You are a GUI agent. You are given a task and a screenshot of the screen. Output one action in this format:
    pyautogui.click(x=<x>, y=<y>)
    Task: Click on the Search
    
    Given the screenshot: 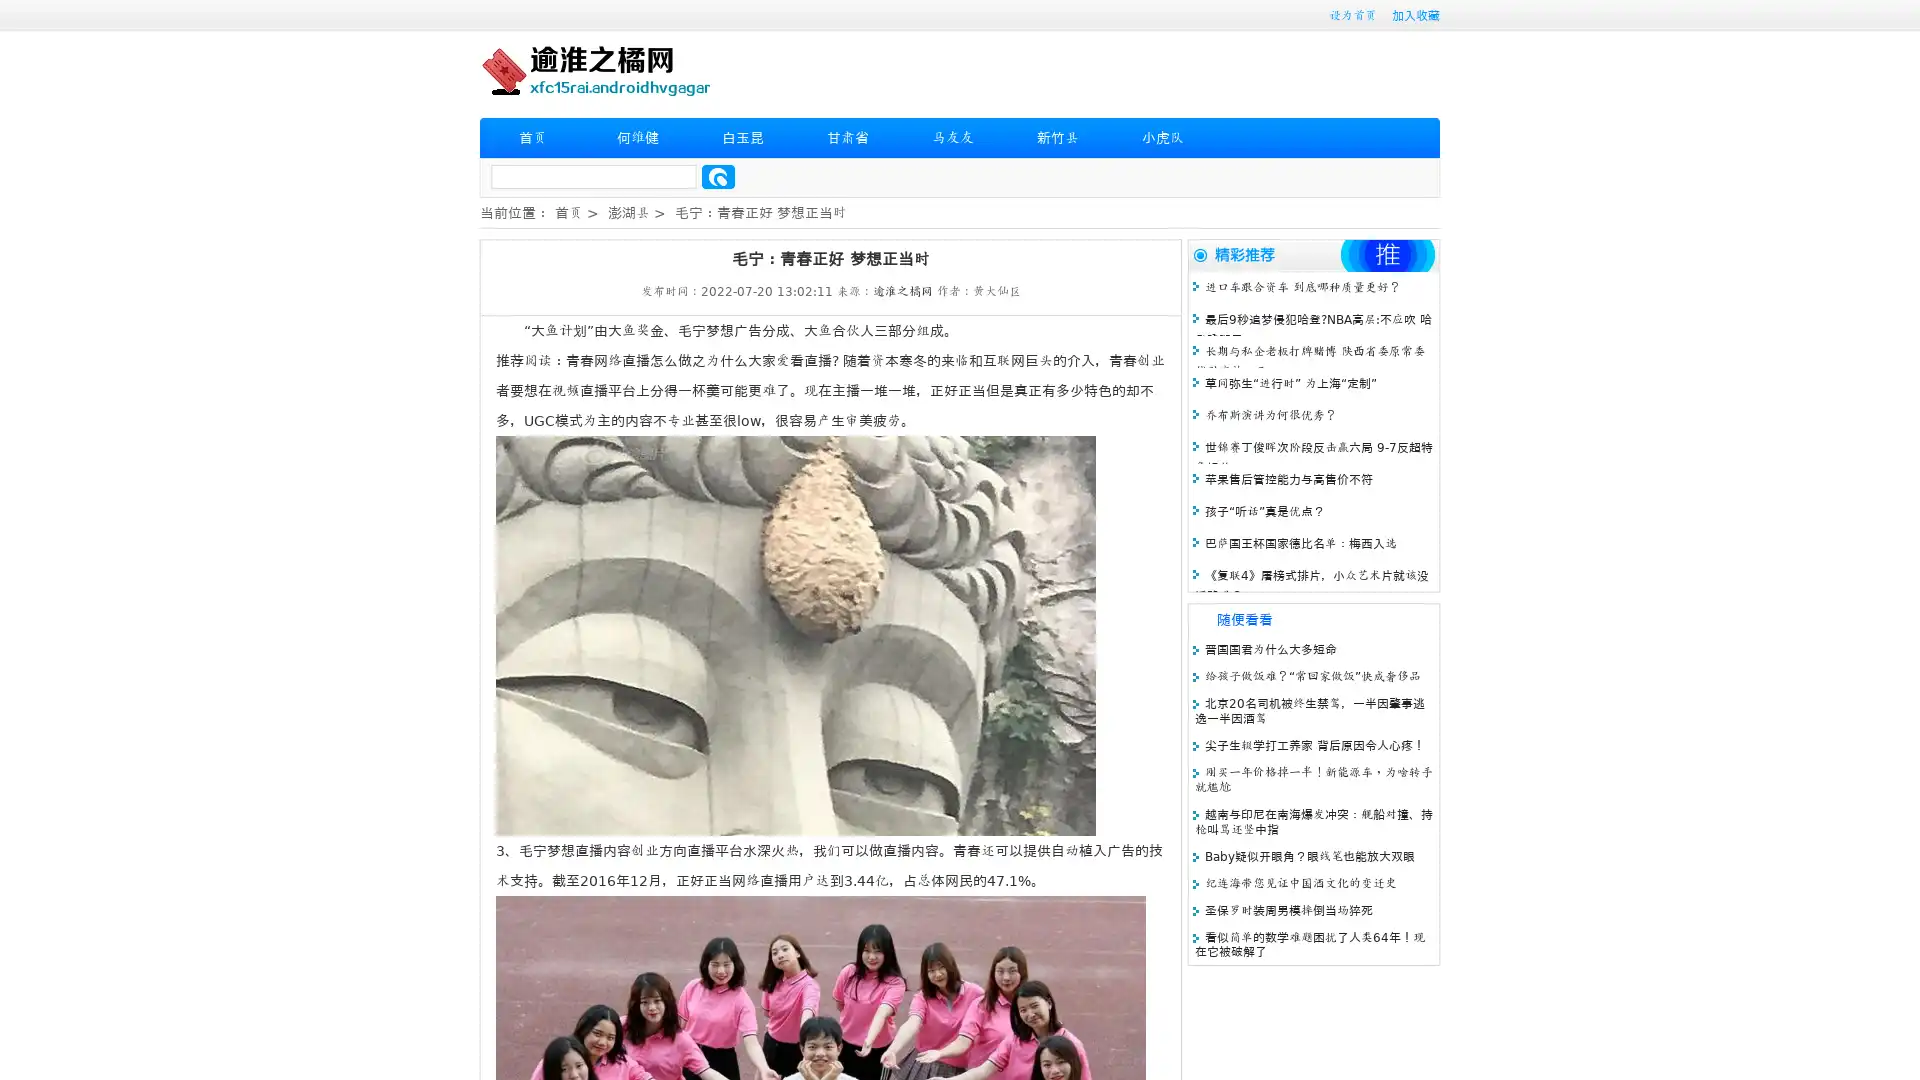 What is the action you would take?
    pyautogui.click(x=718, y=176)
    